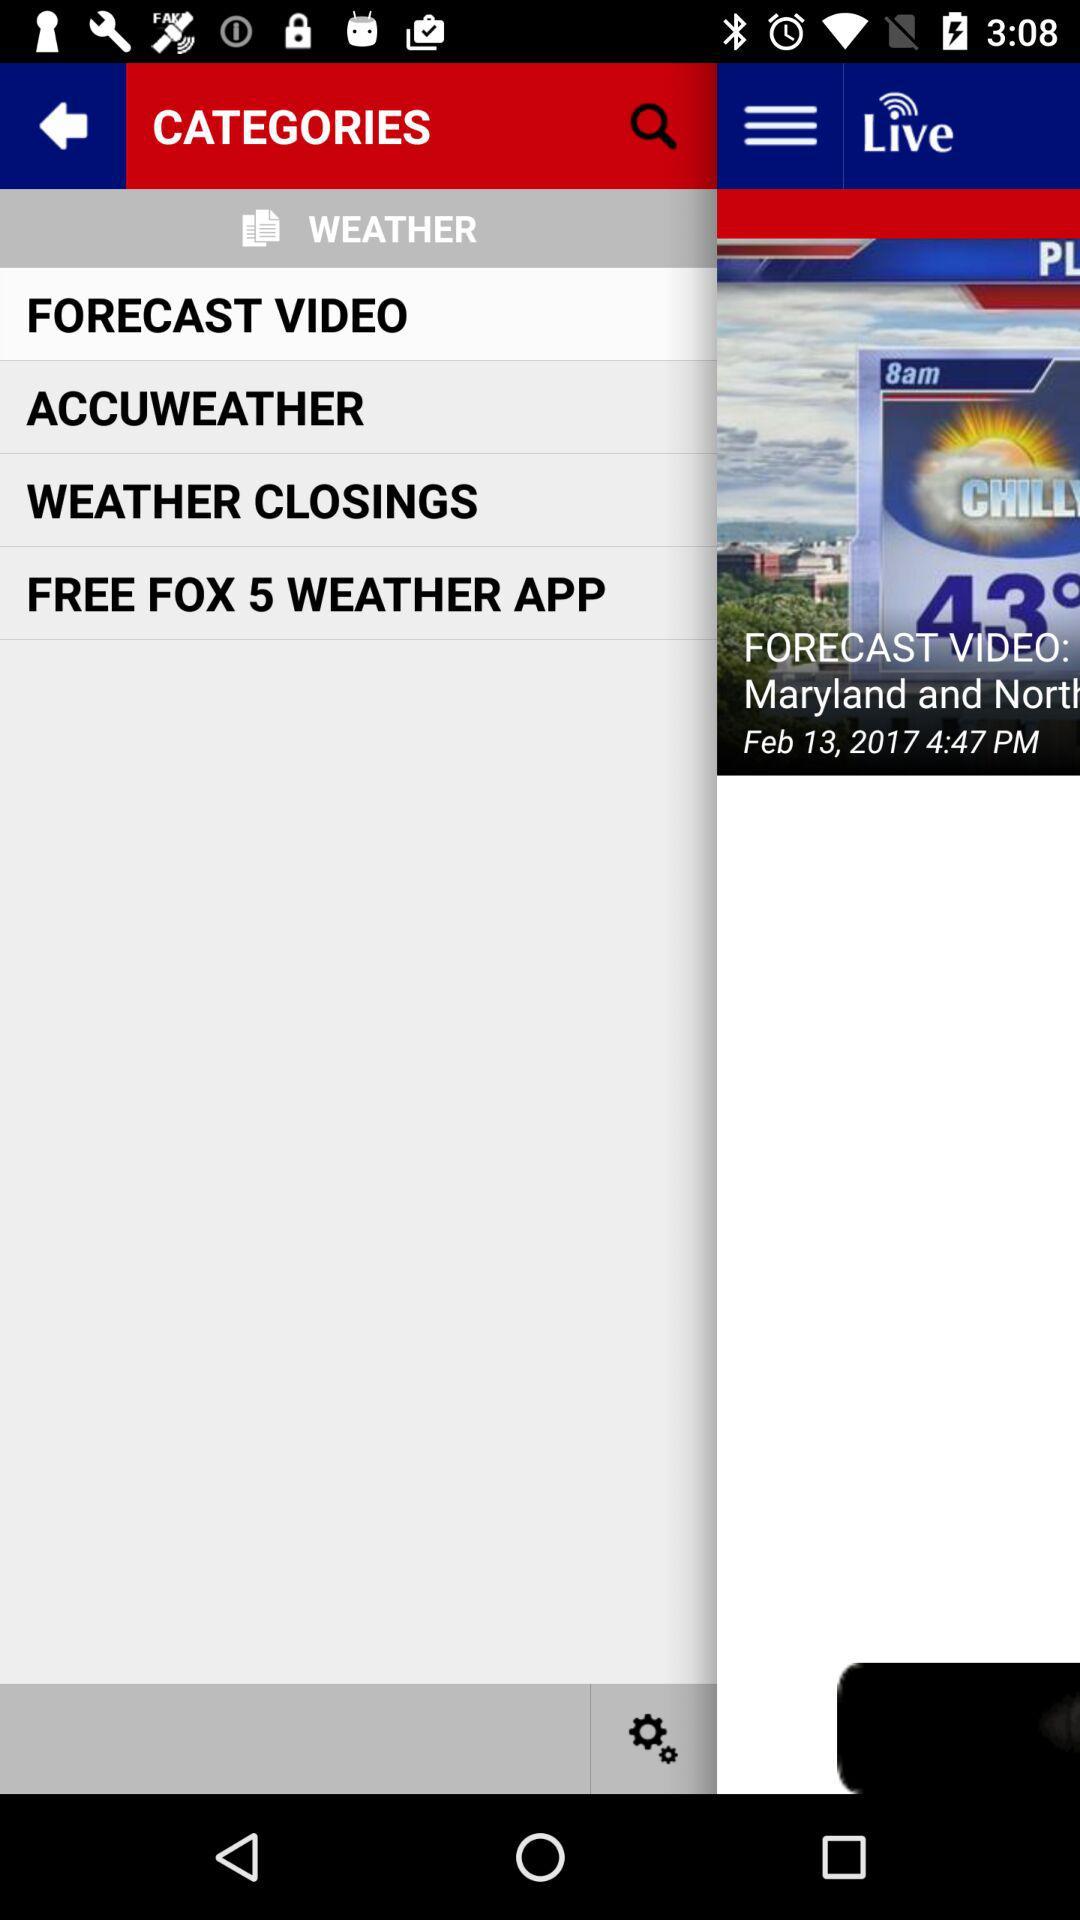 This screenshot has width=1080, height=1920. Describe the element at coordinates (654, 1737) in the screenshot. I see `open settings` at that location.